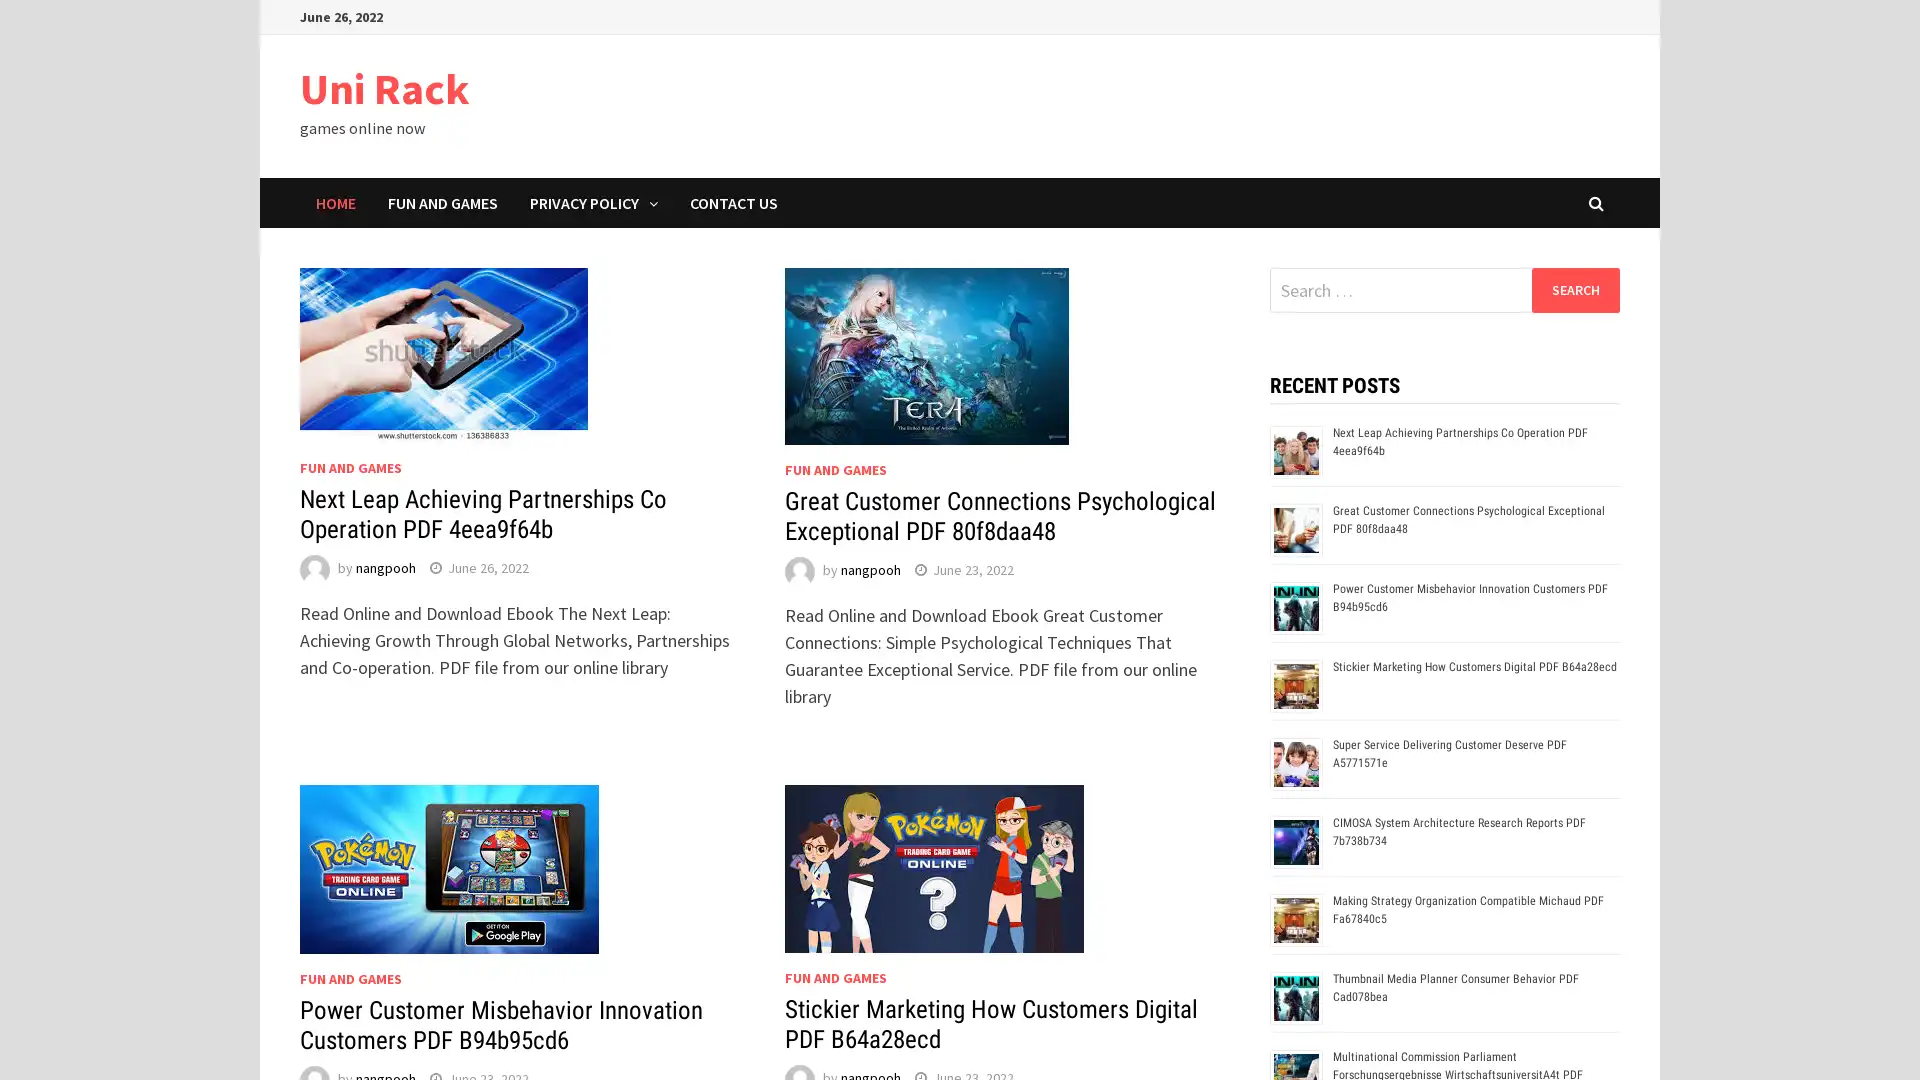 Image resolution: width=1920 pixels, height=1080 pixels. Describe the element at coordinates (1574, 289) in the screenshot. I see `Search` at that location.